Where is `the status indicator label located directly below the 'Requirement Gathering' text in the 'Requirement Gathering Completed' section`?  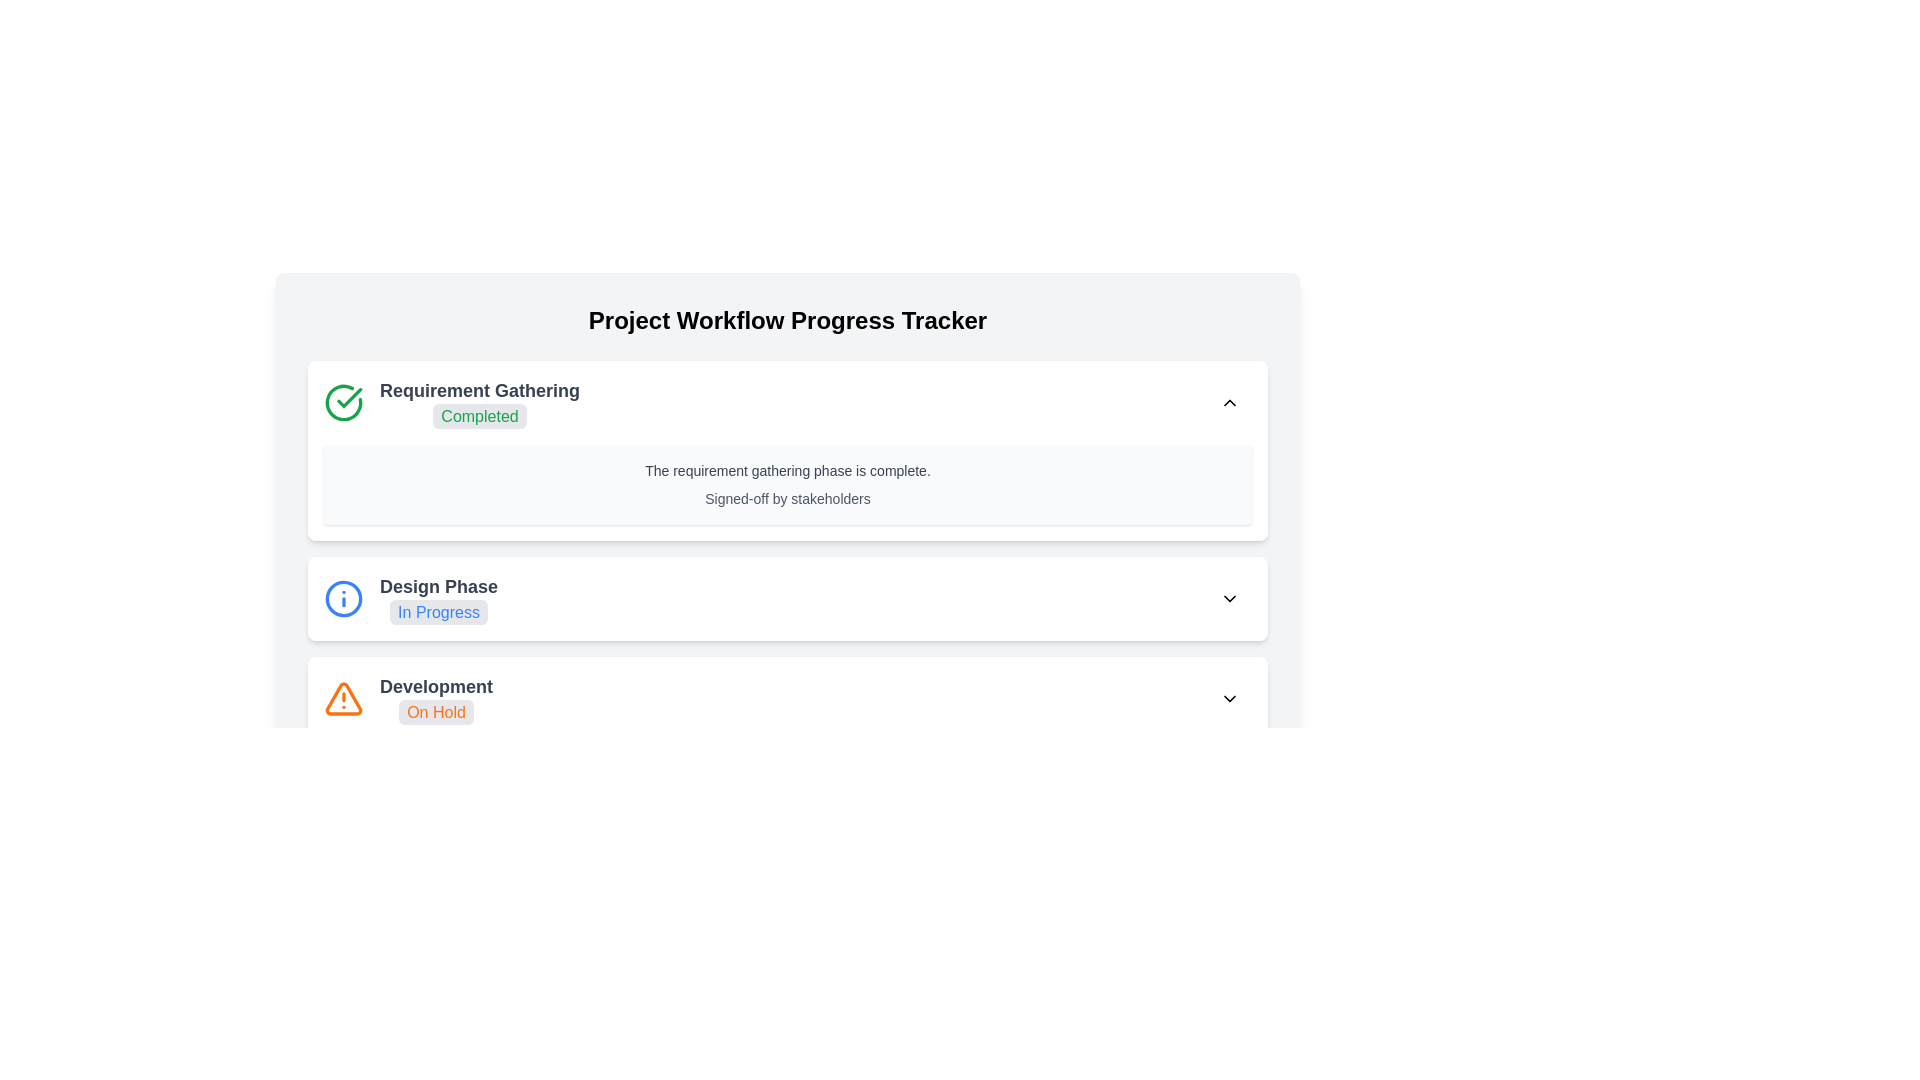
the status indicator label located directly below the 'Requirement Gathering' text in the 'Requirement Gathering Completed' section is located at coordinates (480, 402).